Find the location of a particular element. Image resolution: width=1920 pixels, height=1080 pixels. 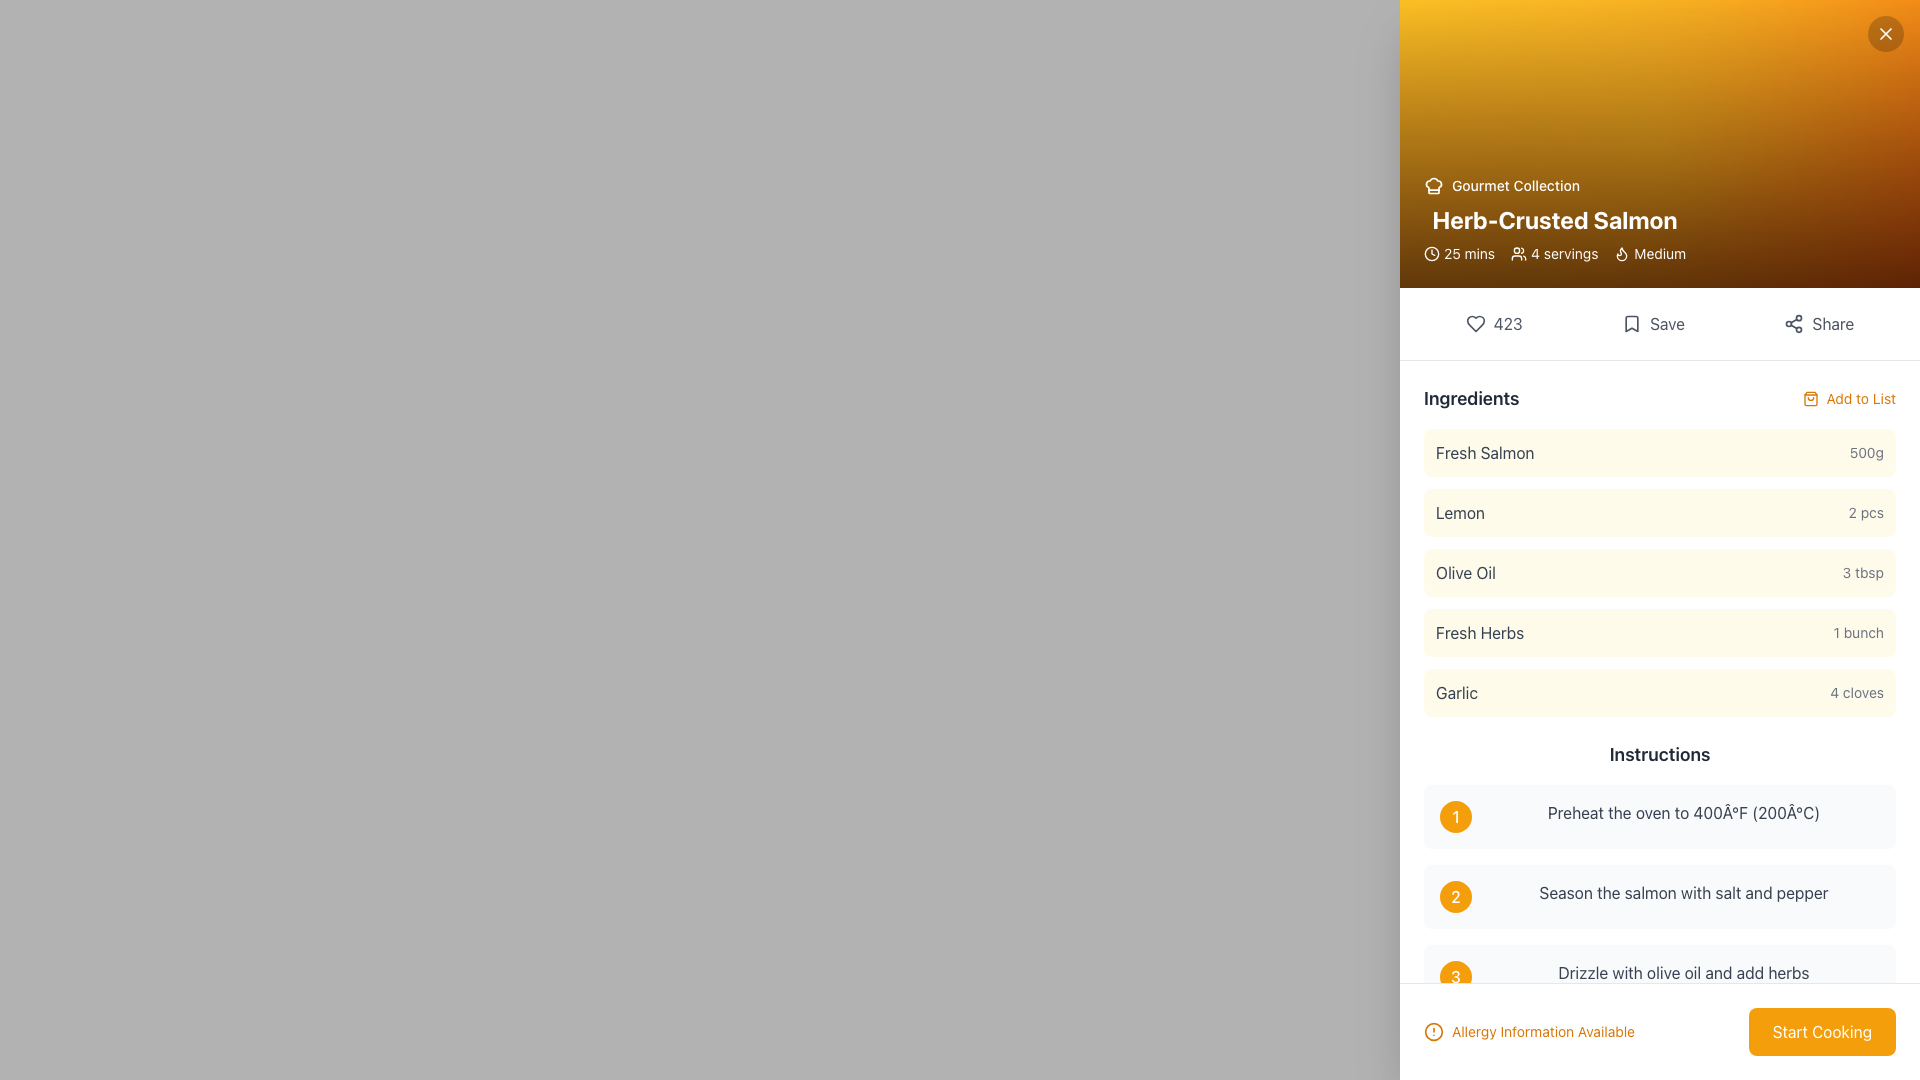

the static list item displaying 'Fresh Herbs' with the quantity '1 bunch' in the recipe interface is located at coordinates (1660, 632).